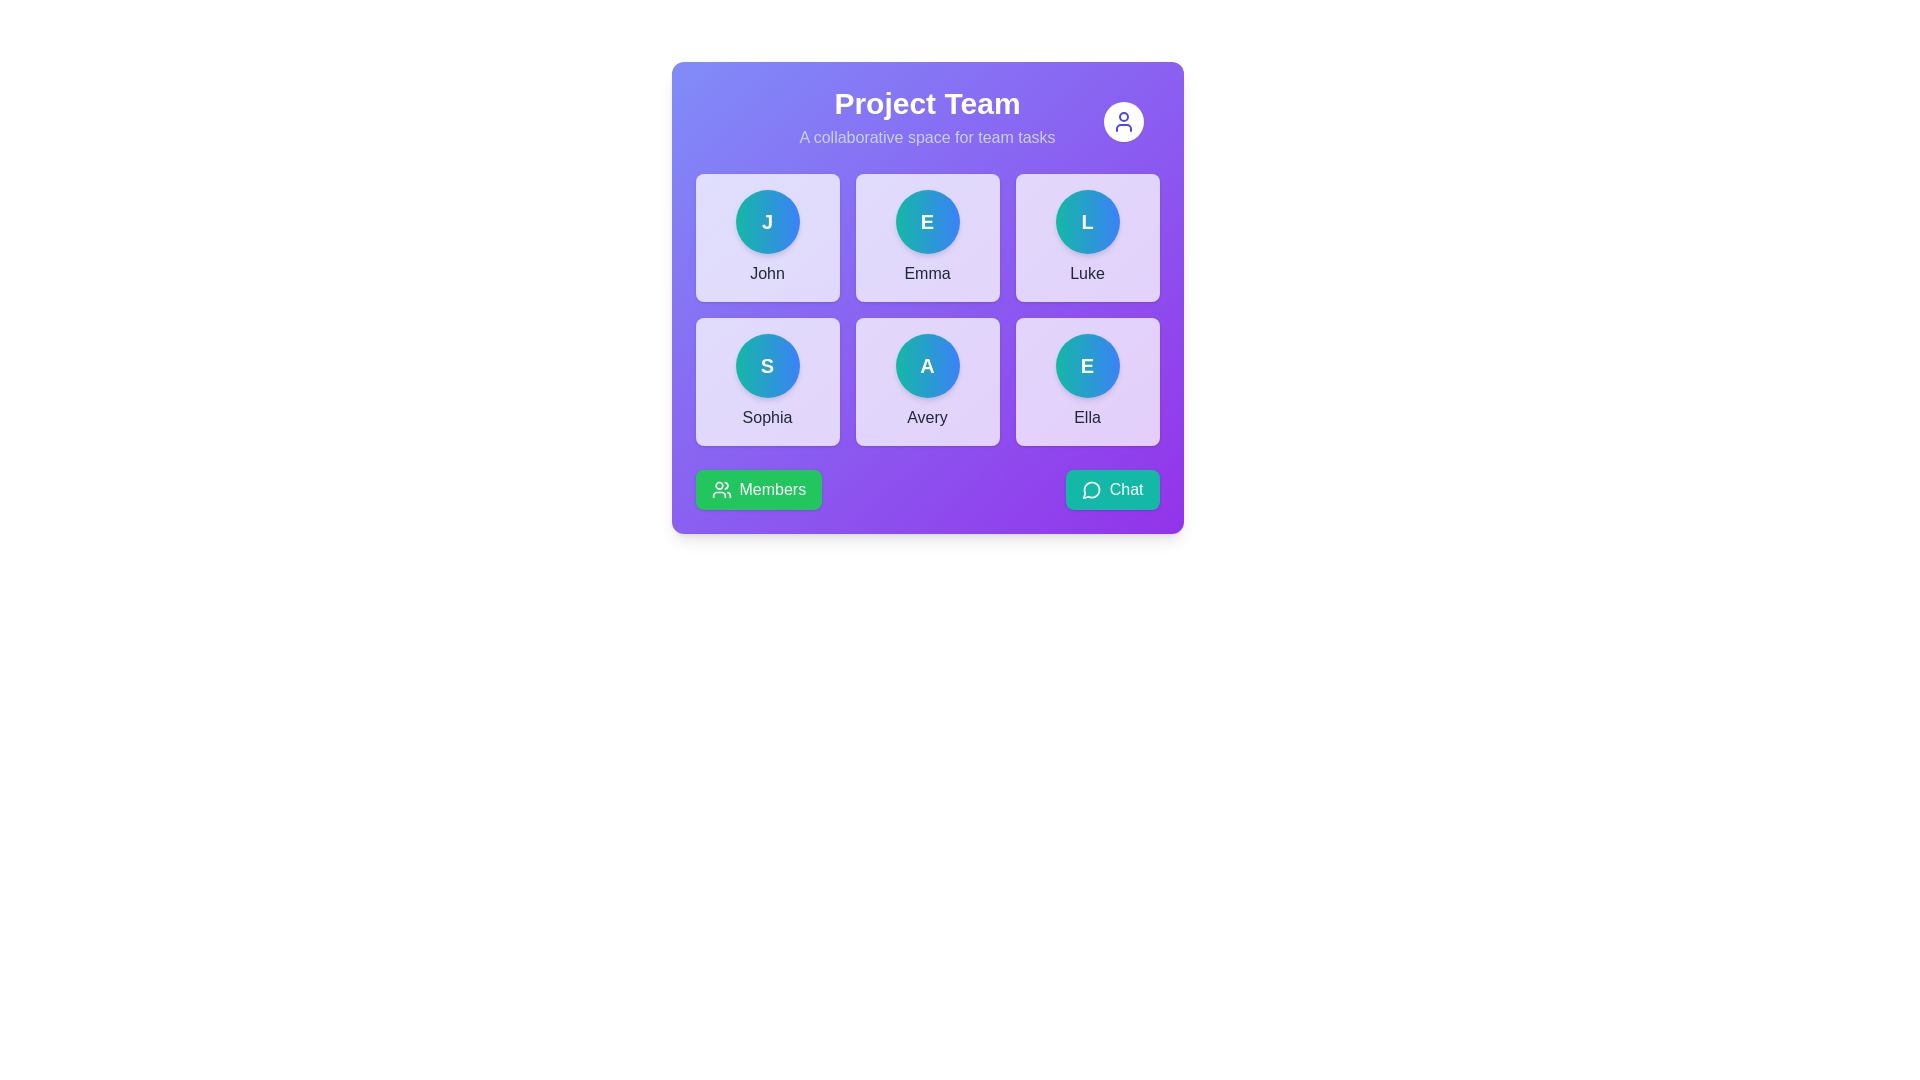  Describe the element at coordinates (766, 416) in the screenshot. I see `the text label displaying the name 'Sophia' located in the bottom left cell of the grid, directly below the circular avatar containing an 'S'` at that location.